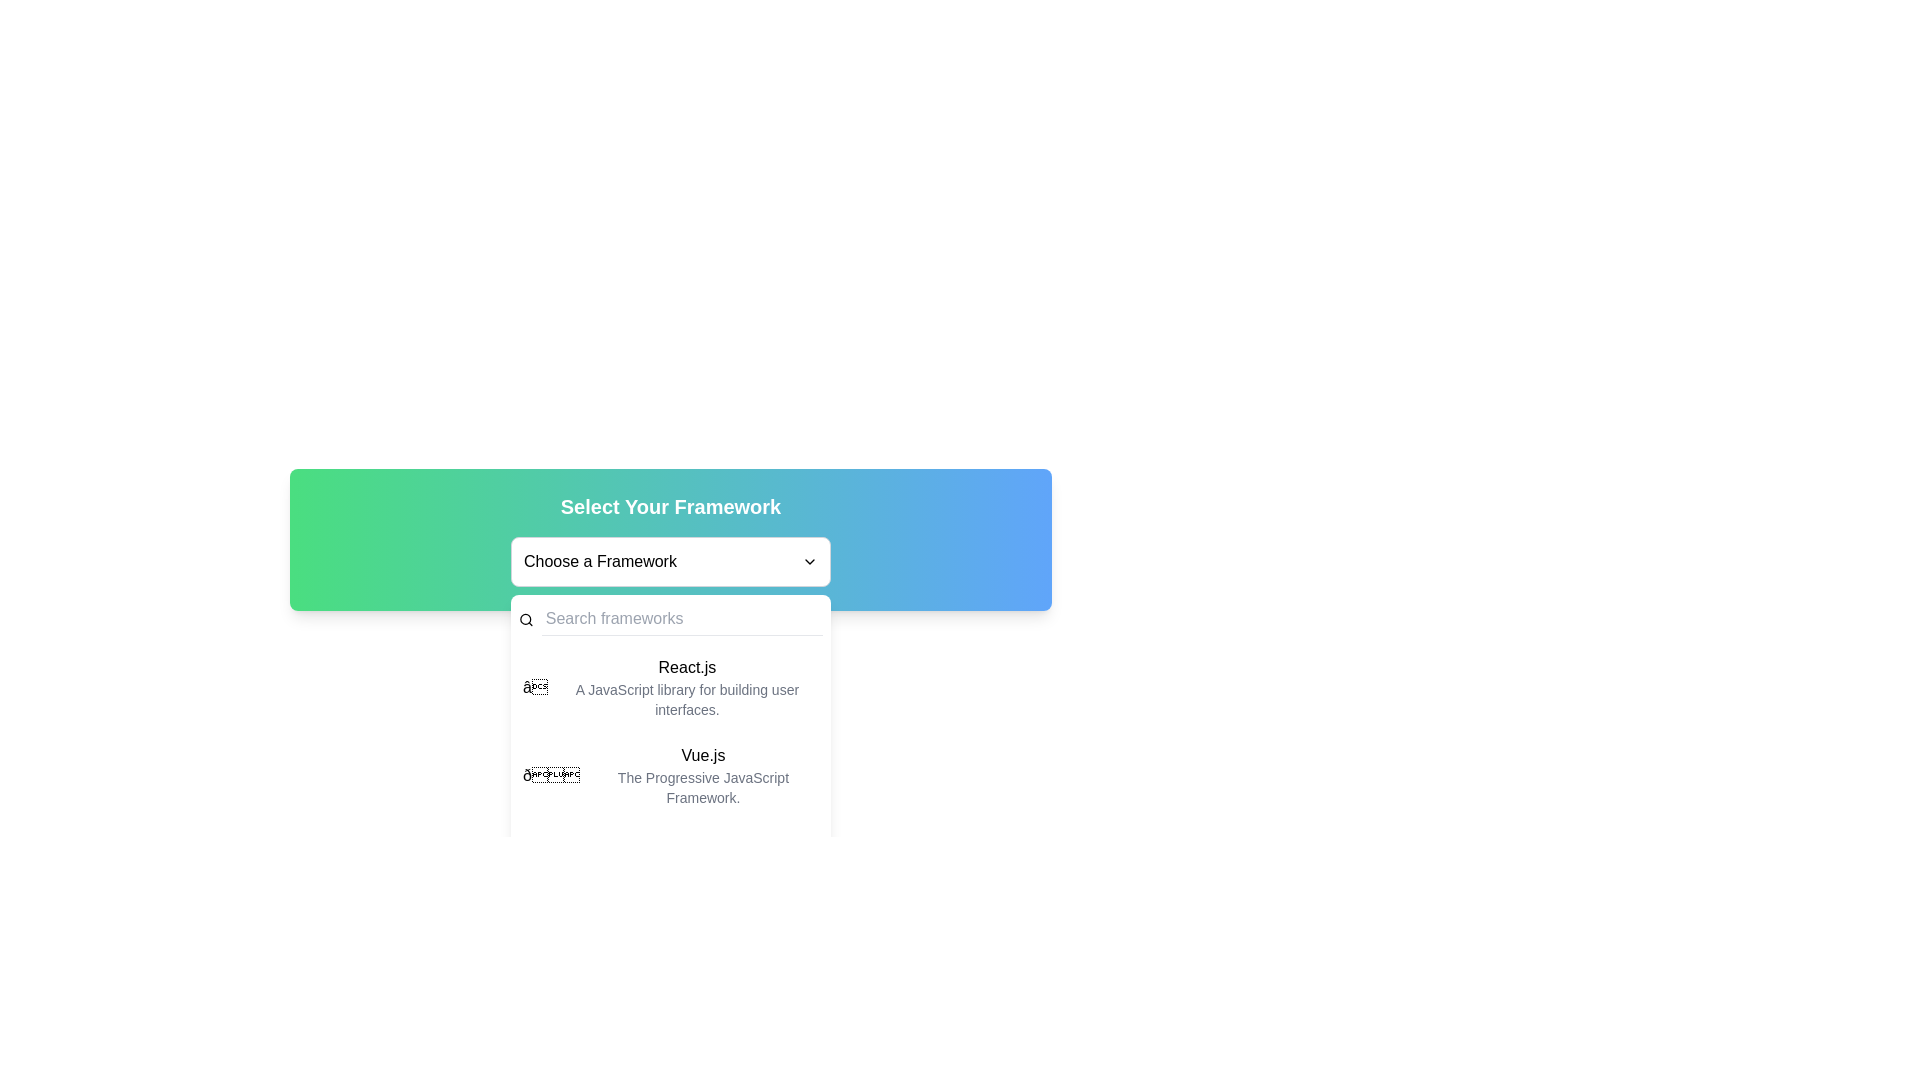 The image size is (1920, 1080). Describe the element at coordinates (671, 562) in the screenshot. I see `the 'Choose a Framework' dropdown menu` at that location.